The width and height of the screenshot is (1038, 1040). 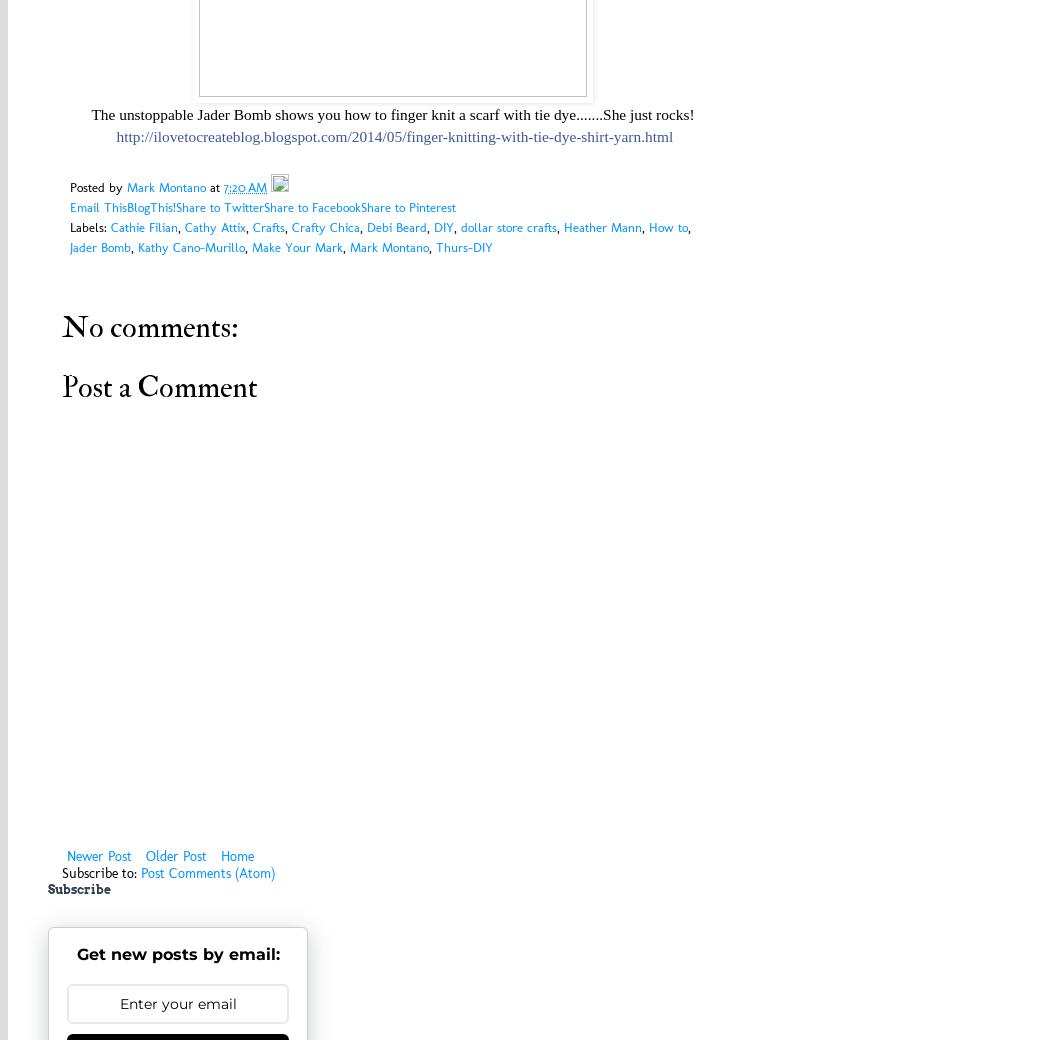 I want to click on 'Posted by', so click(x=97, y=186).